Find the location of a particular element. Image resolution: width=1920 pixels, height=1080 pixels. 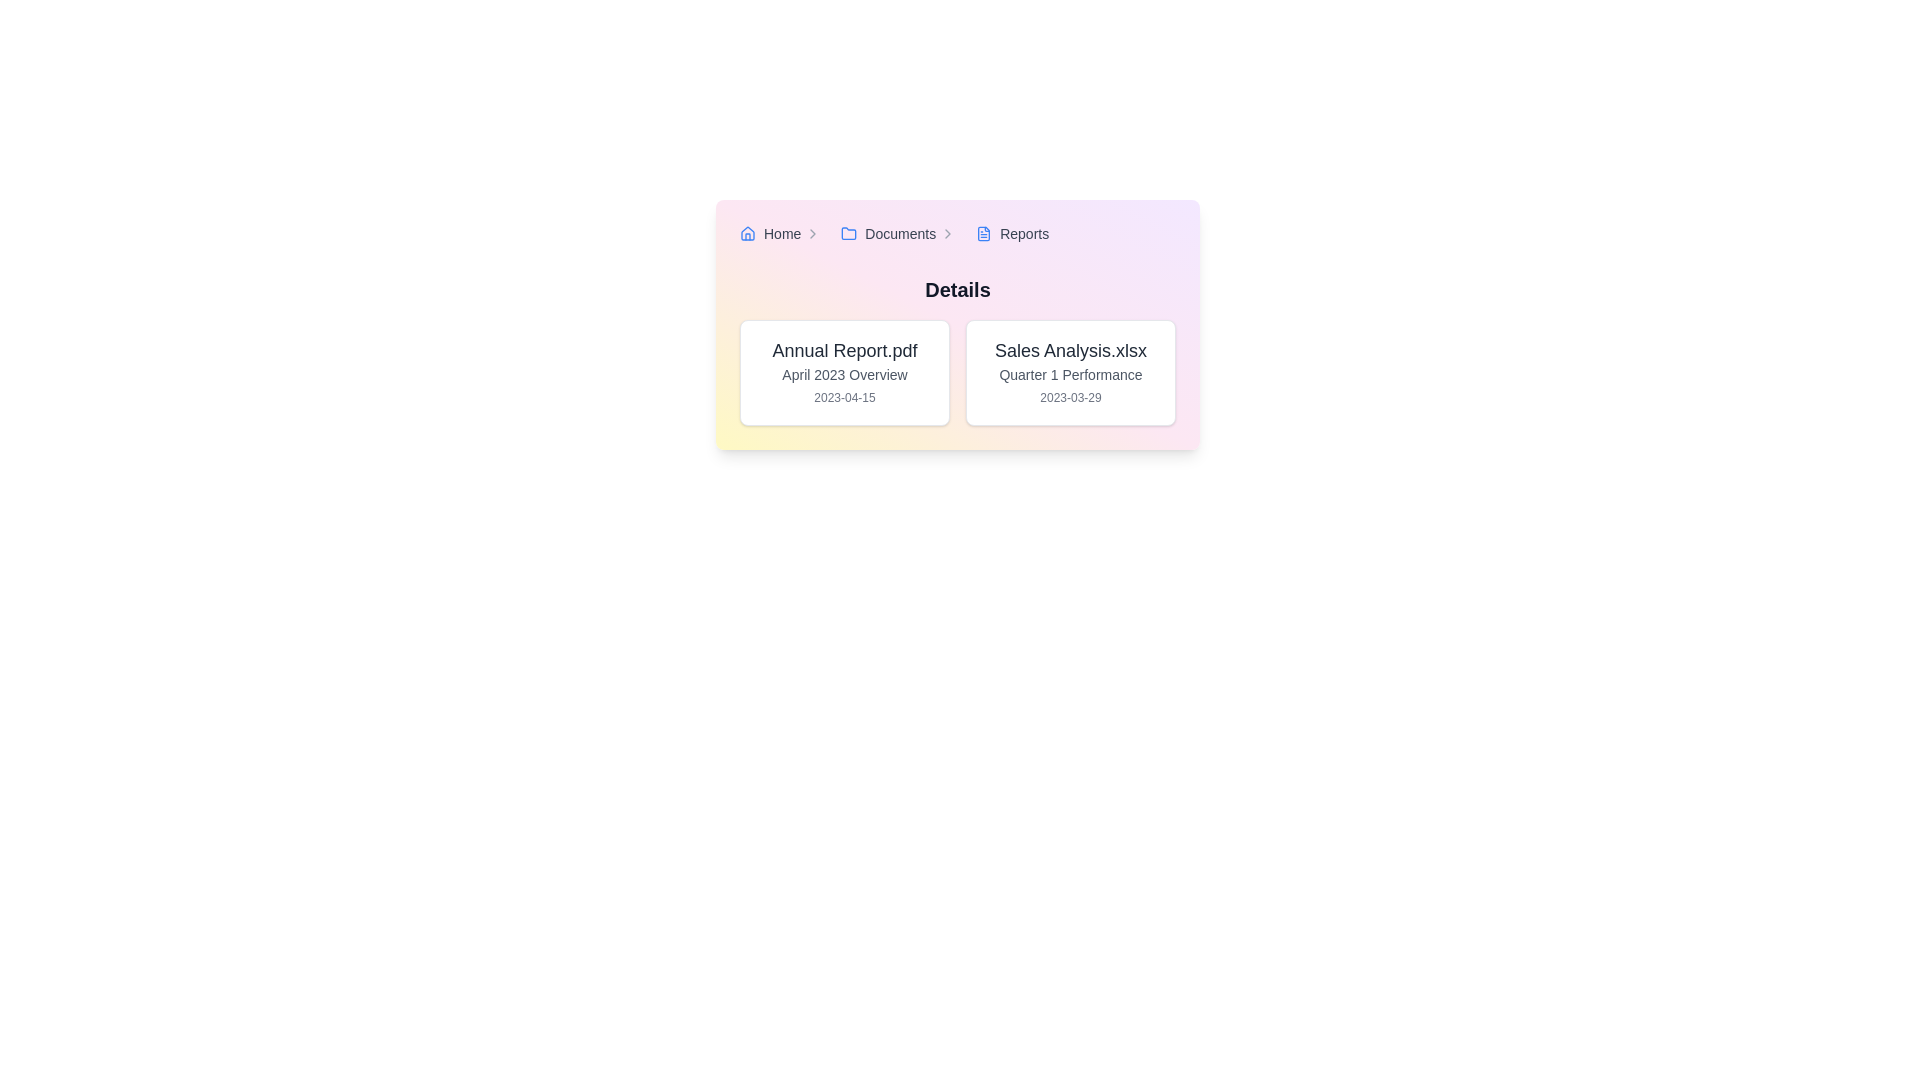

the small blue folder icon located next to the text 'Documents' in the breadcrumb navigation for possible interactions is located at coordinates (849, 233).